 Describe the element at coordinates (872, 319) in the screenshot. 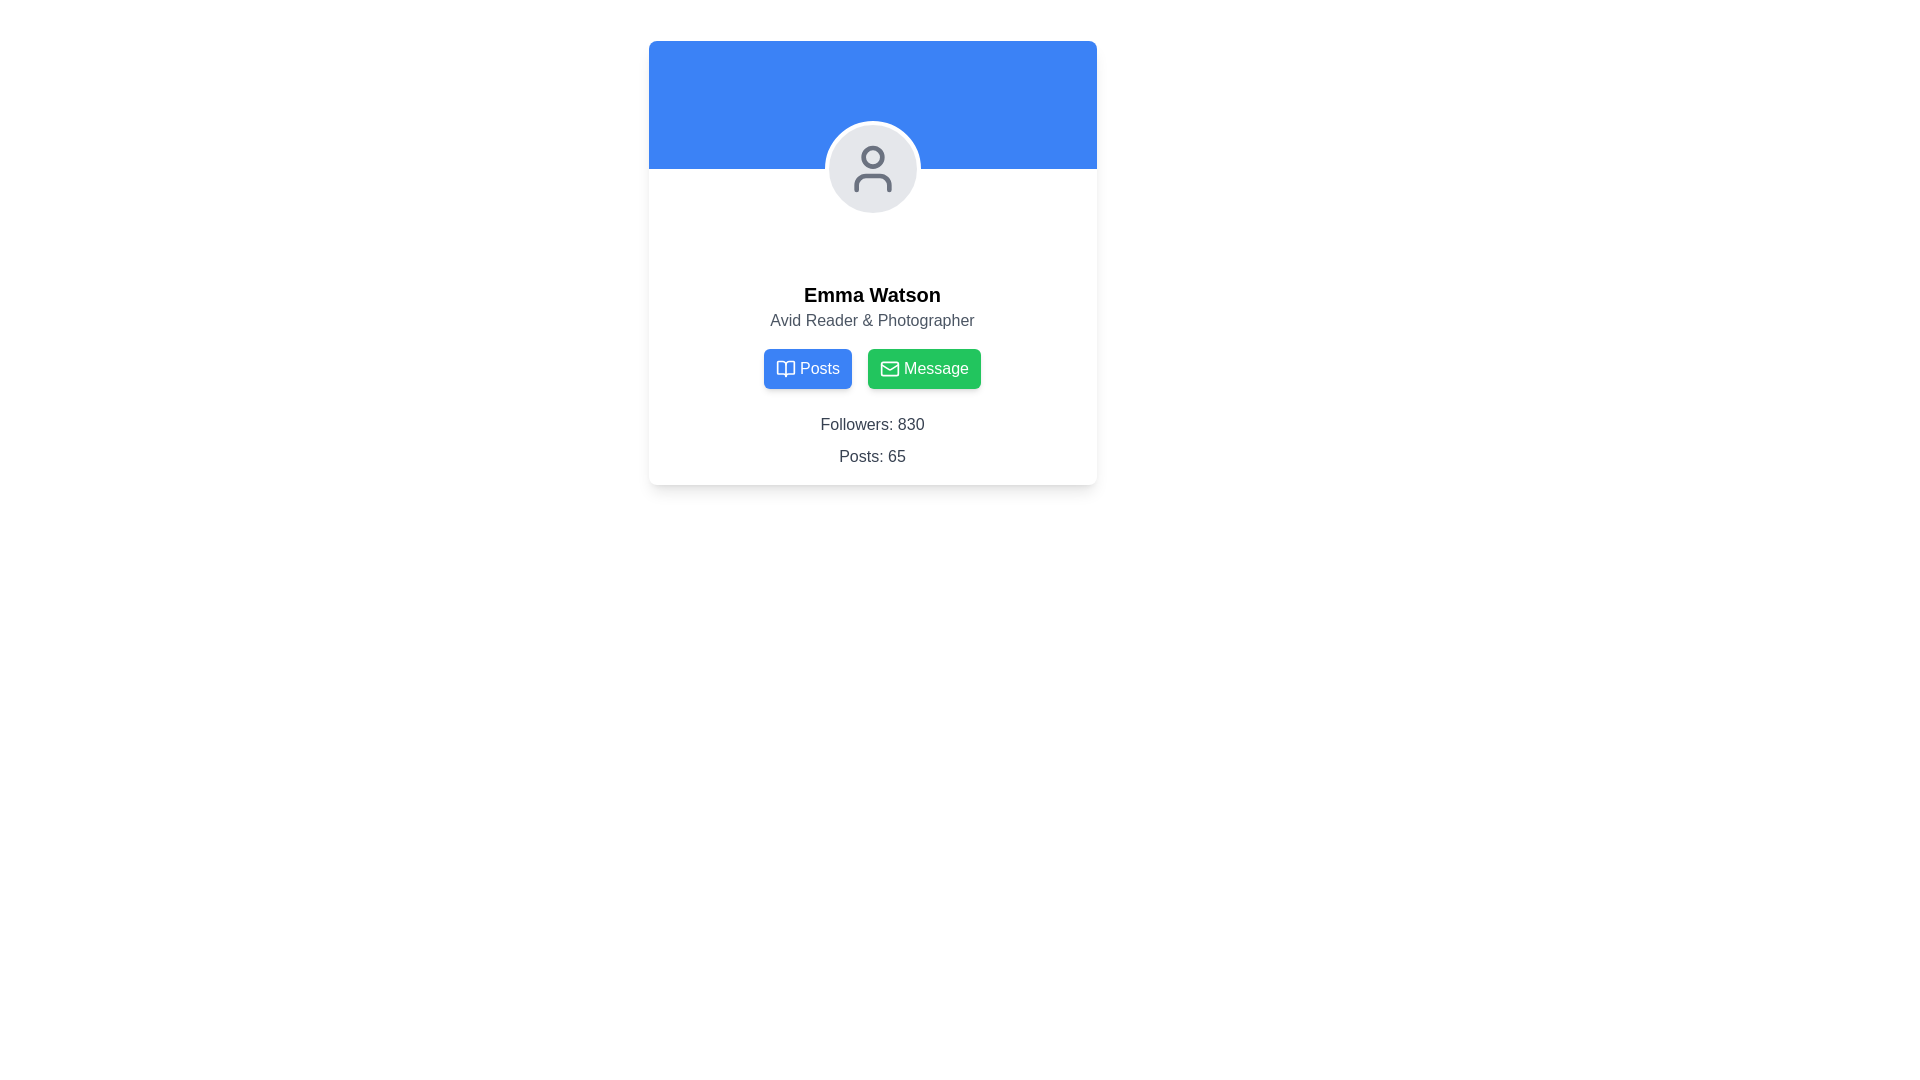

I see `the text label that reads 'Avid Reader & Photographer', which is positioned below the 'Emma Watson' title and above the action buttons 'Posts' and 'Message'` at that location.